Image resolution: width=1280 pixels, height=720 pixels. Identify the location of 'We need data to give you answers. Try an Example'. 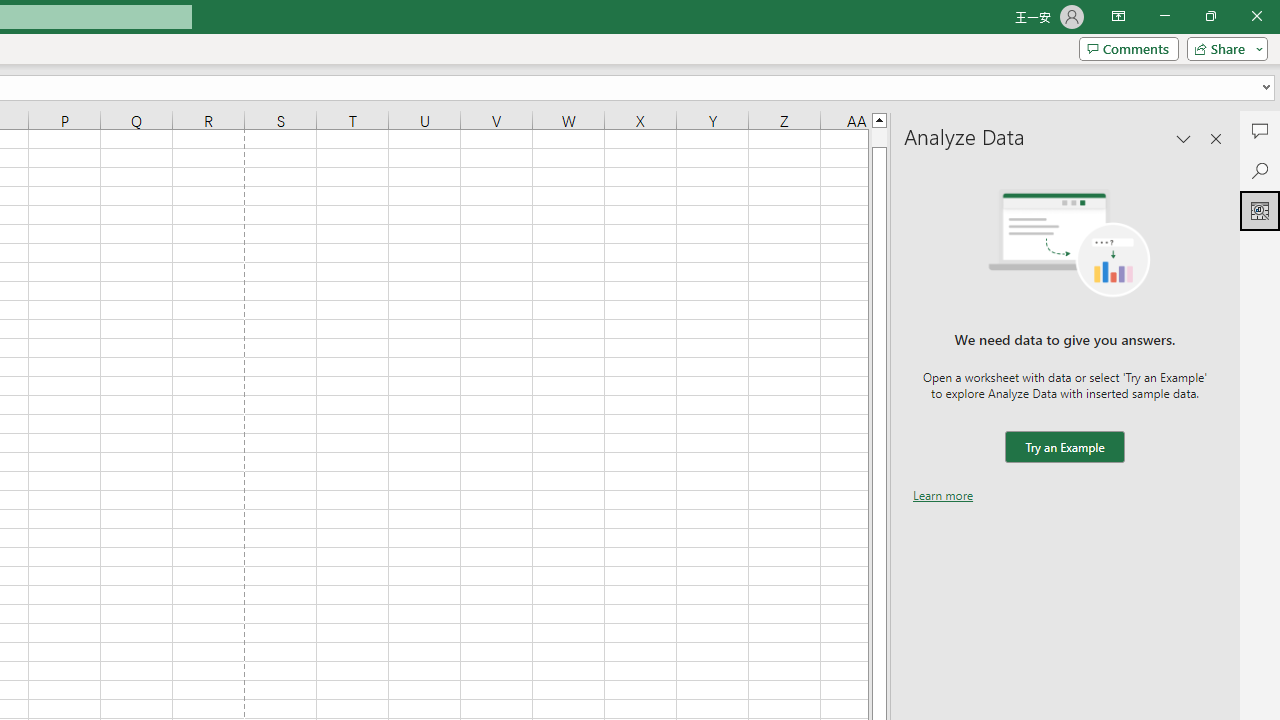
(1063, 446).